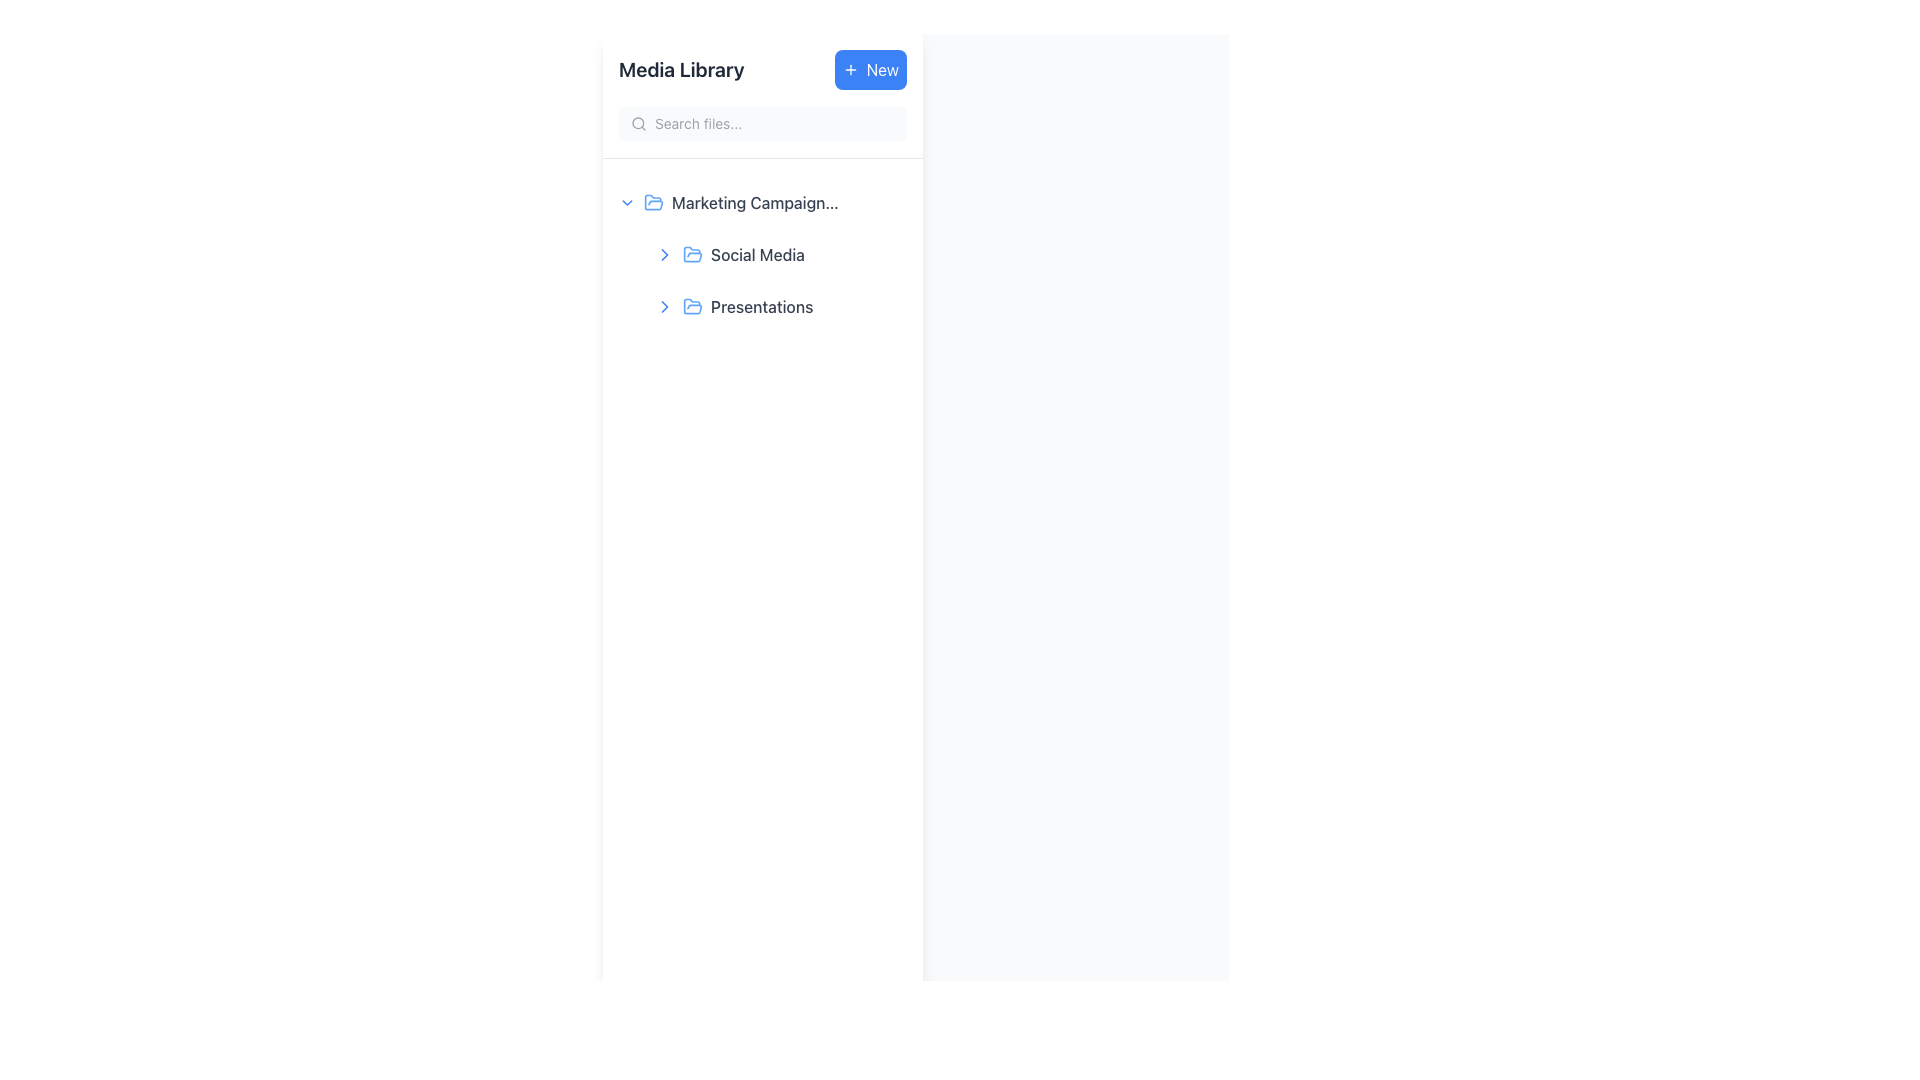  I want to click on the Icon button, so click(665, 253).